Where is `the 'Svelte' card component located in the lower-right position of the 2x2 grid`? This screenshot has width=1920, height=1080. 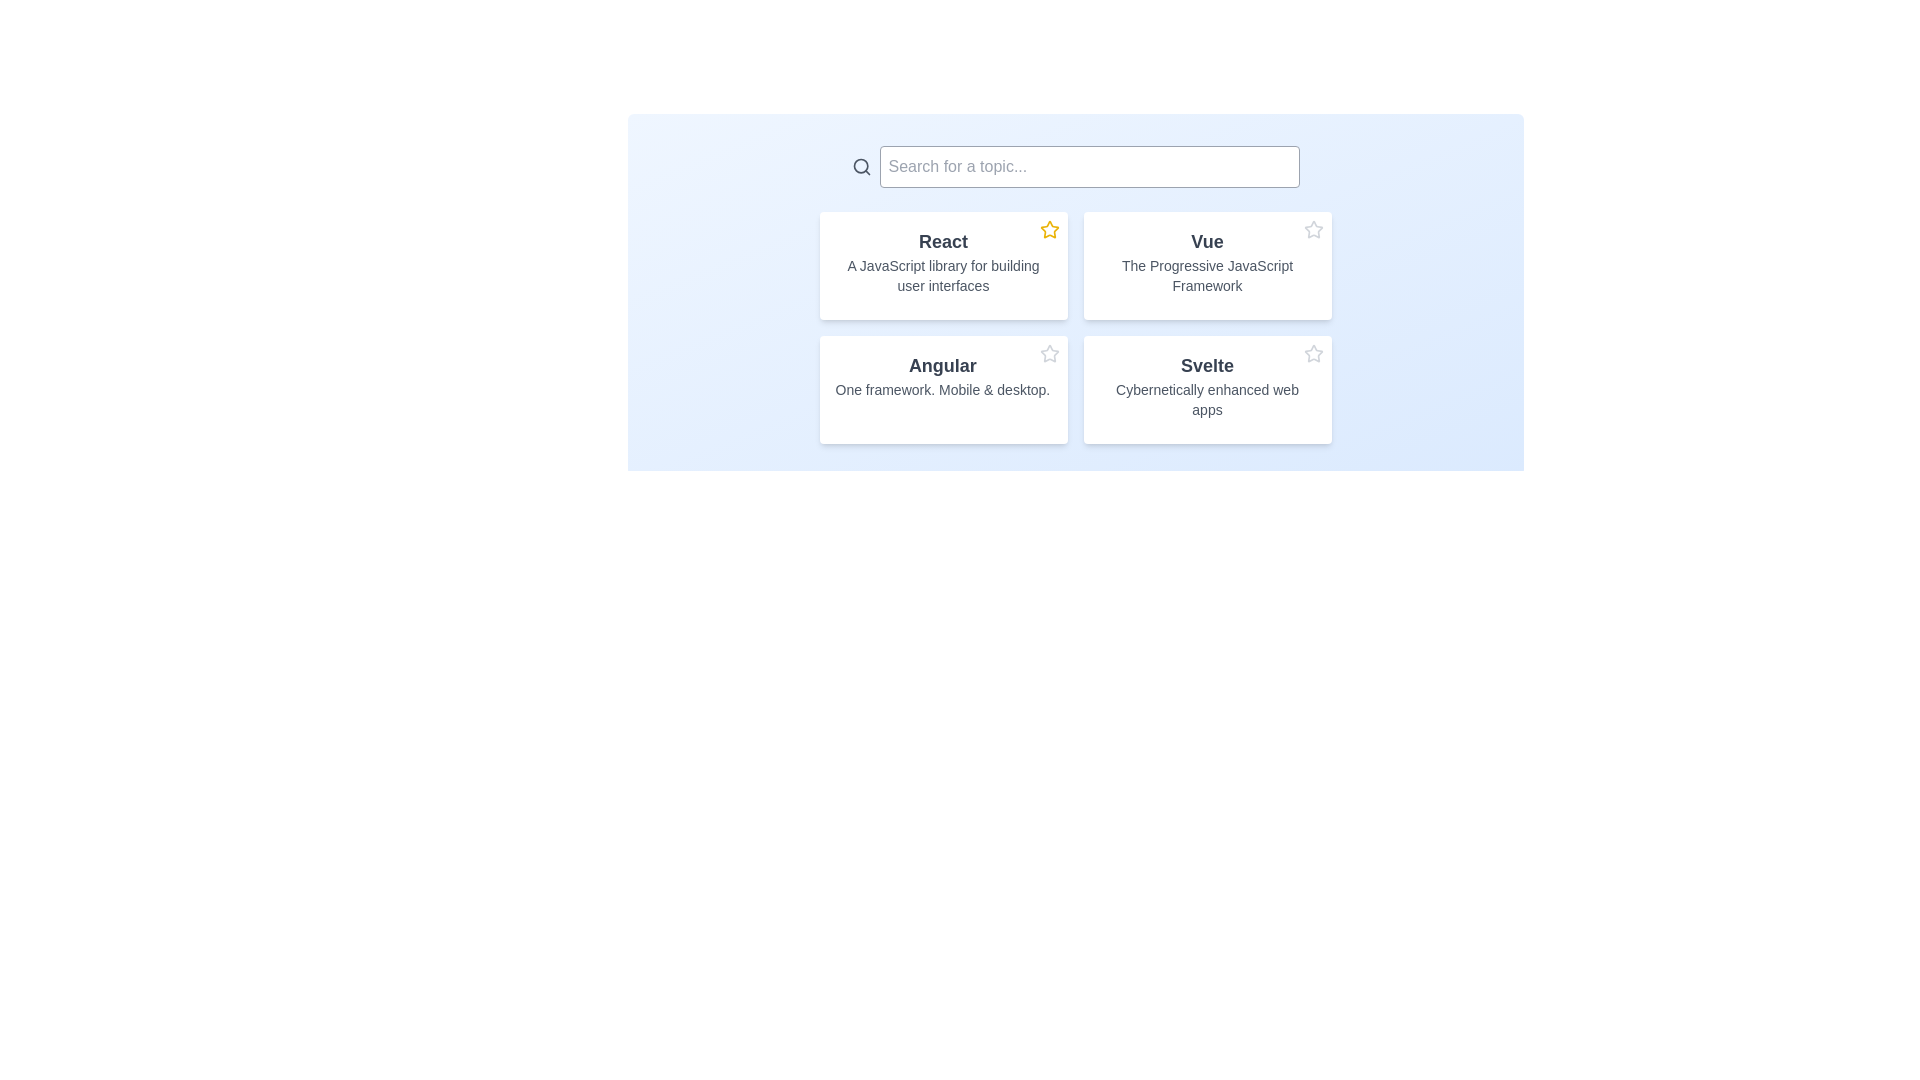 the 'Svelte' card component located in the lower-right position of the 2x2 grid is located at coordinates (1206, 389).